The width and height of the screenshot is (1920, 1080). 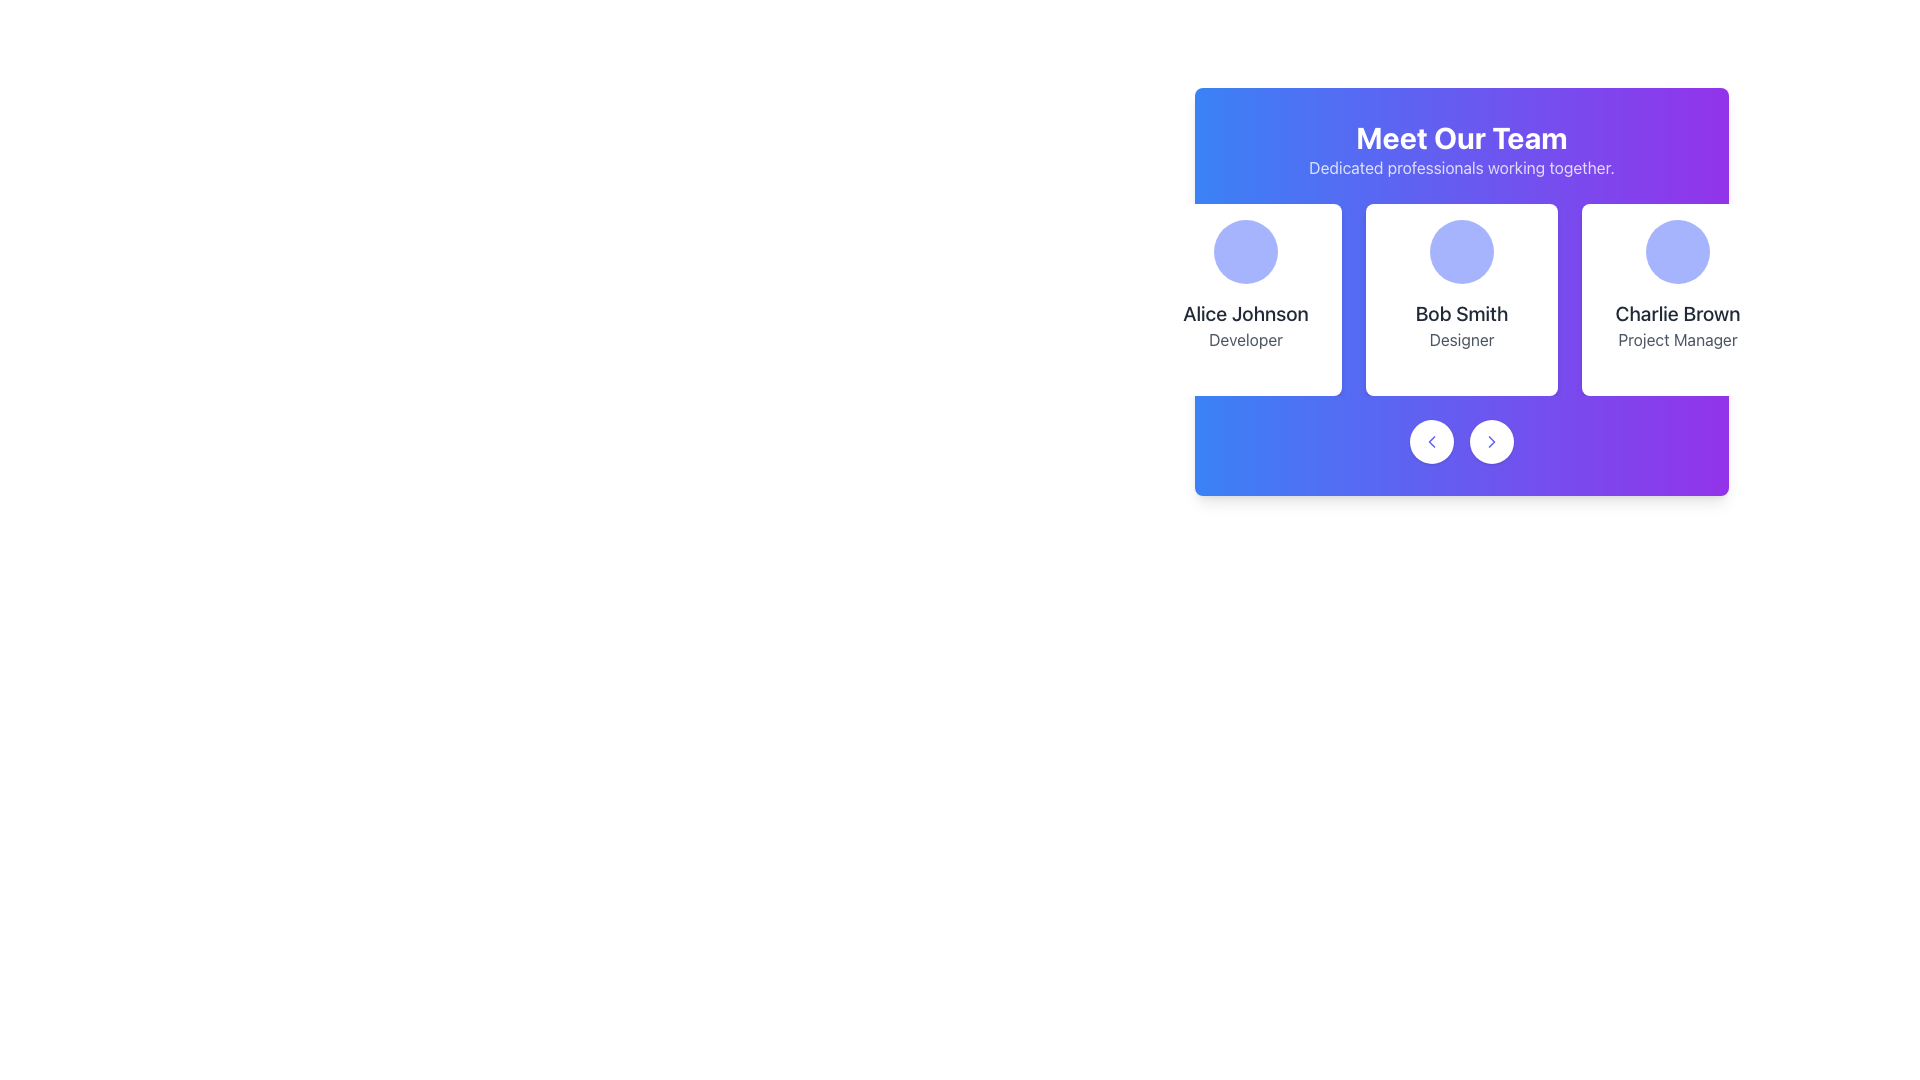 I want to click on the circular light indigo avatar element located at the top center of the card displaying 'Bob Smith Designer', so click(x=1462, y=250).